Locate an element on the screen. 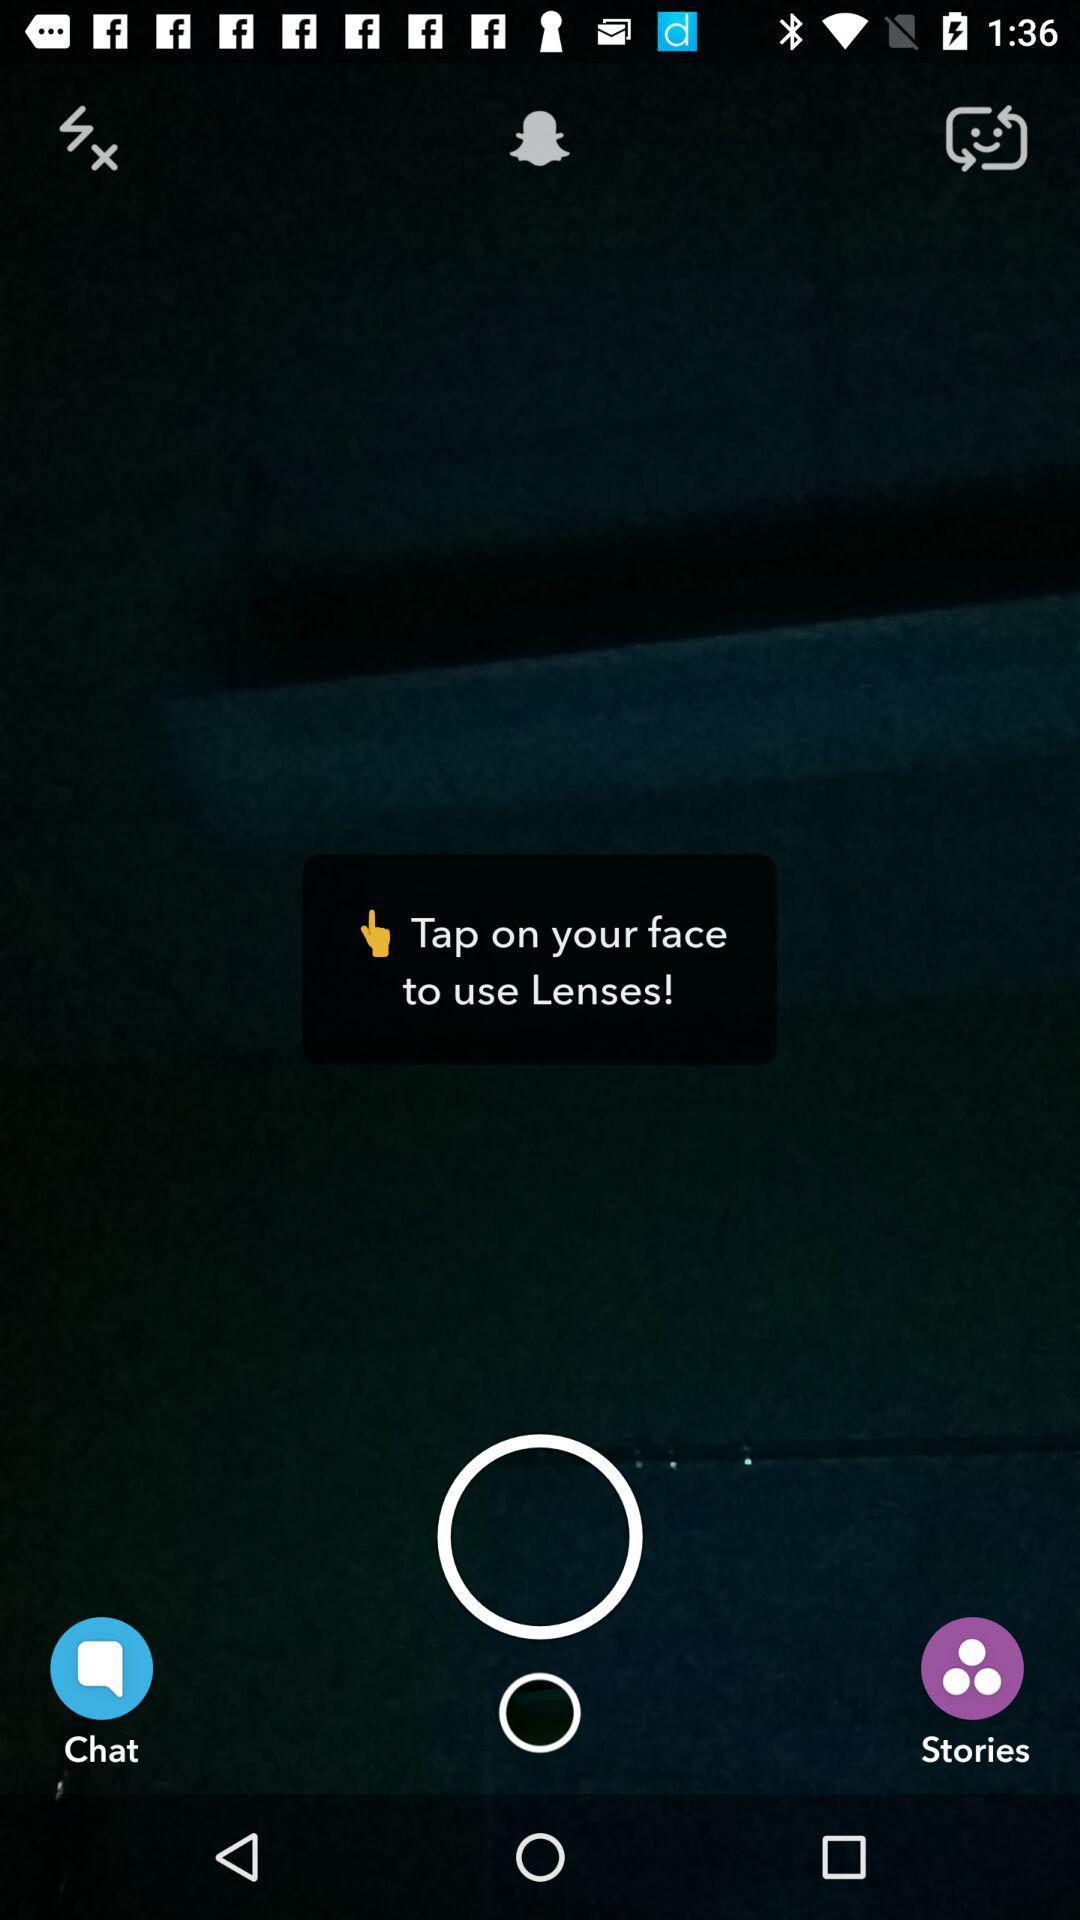 This screenshot has width=1080, height=1920. turn flash off/on is located at coordinates (93, 137).